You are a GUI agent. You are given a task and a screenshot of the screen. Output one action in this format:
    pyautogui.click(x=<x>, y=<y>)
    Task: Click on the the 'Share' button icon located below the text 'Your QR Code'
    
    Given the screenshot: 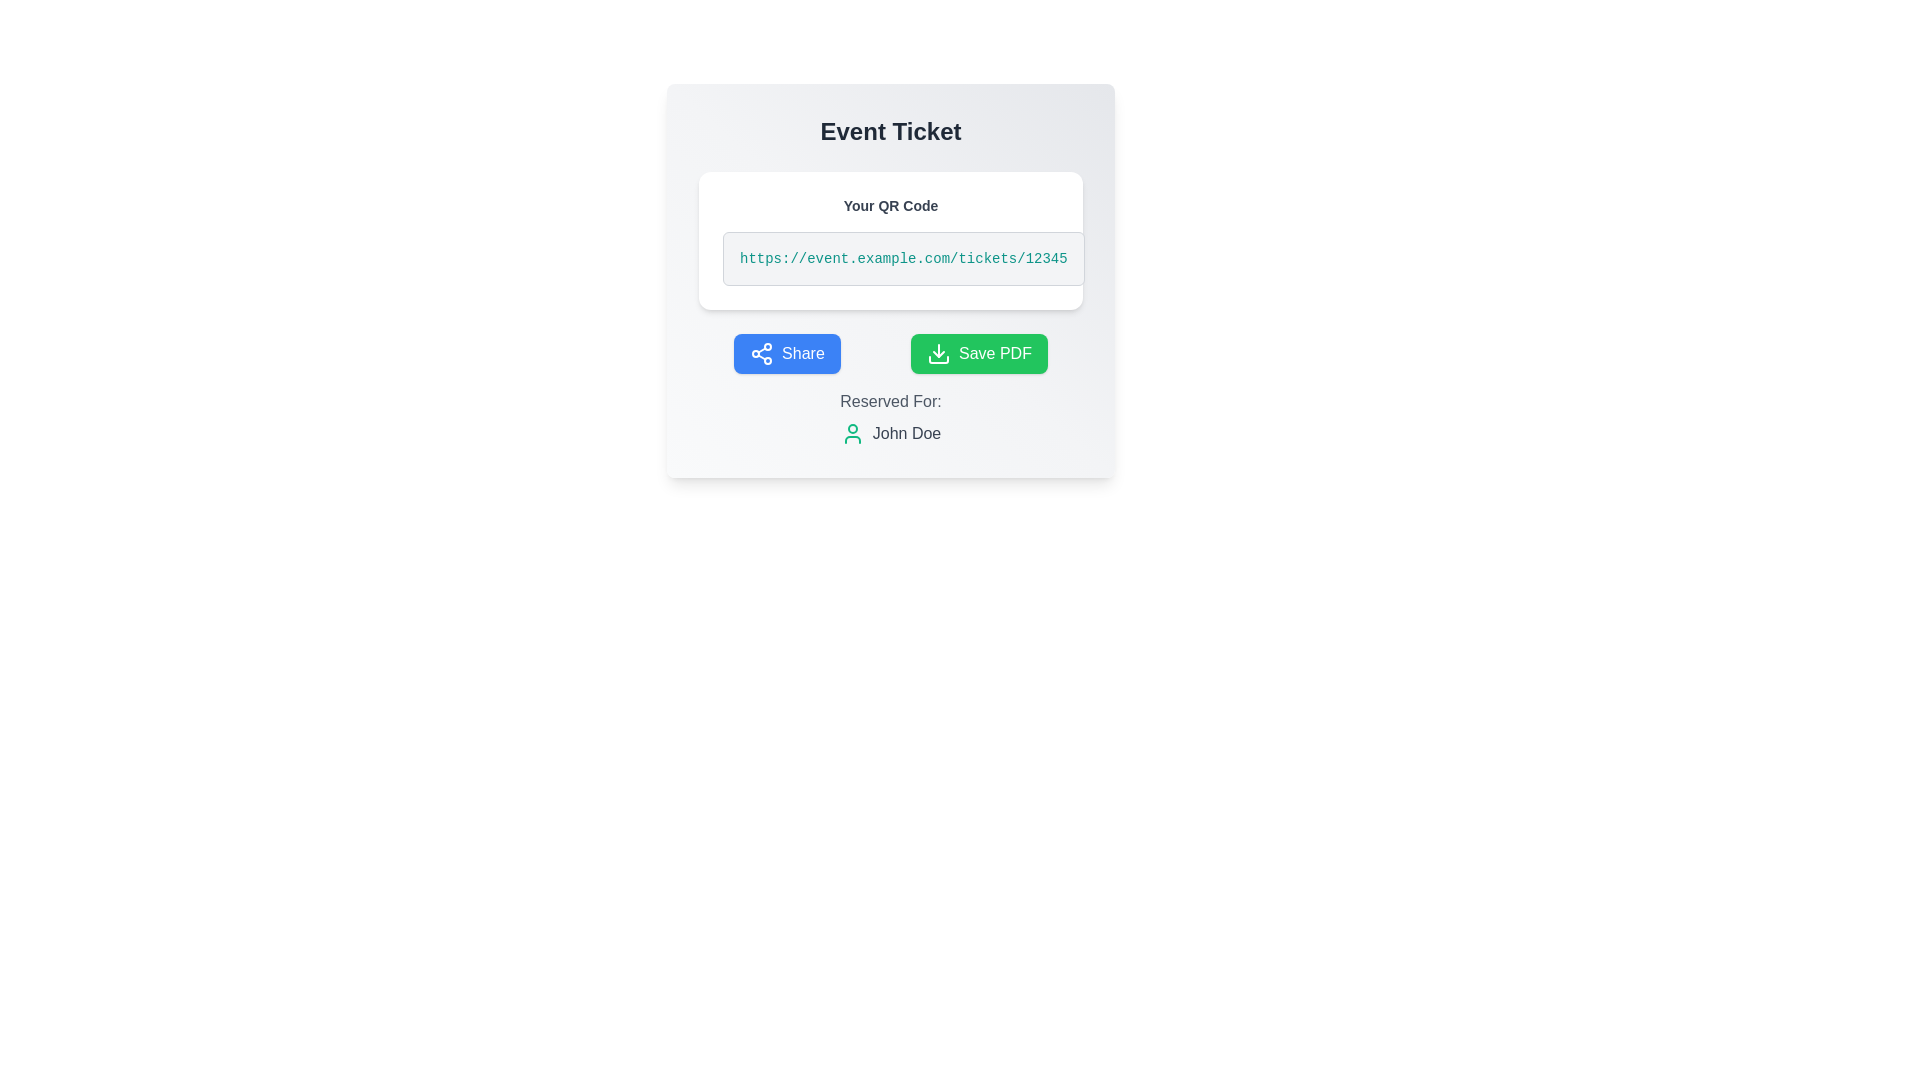 What is the action you would take?
    pyautogui.click(x=761, y=353)
    